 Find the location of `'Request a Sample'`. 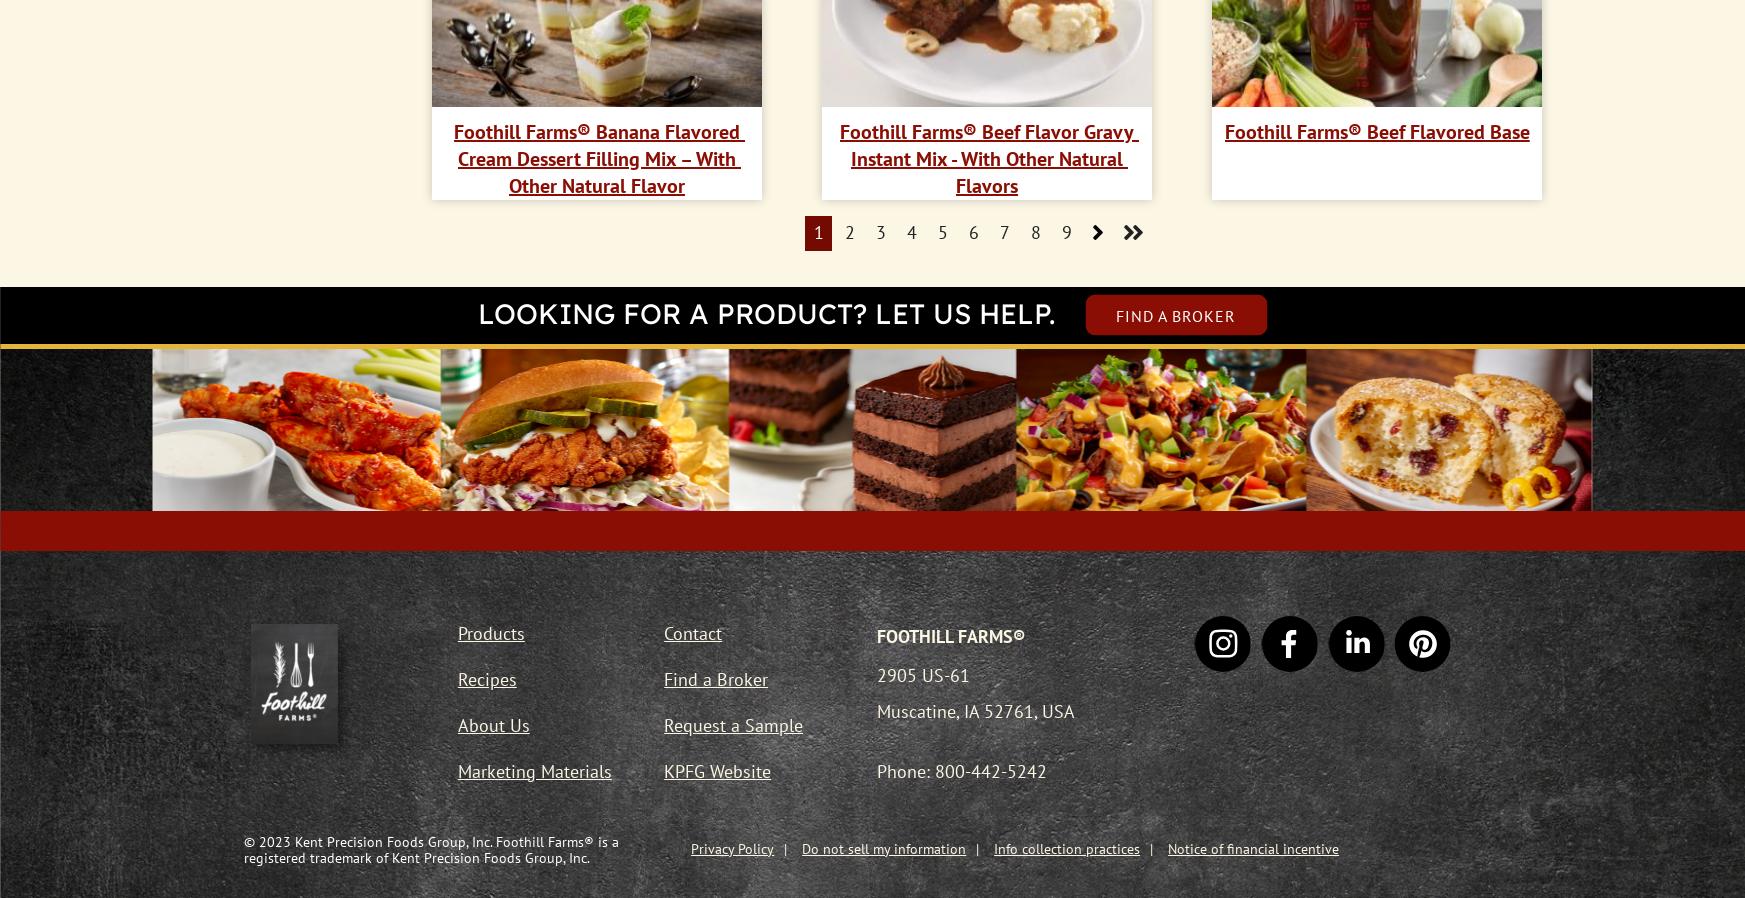

'Request a Sample' is located at coordinates (733, 724).